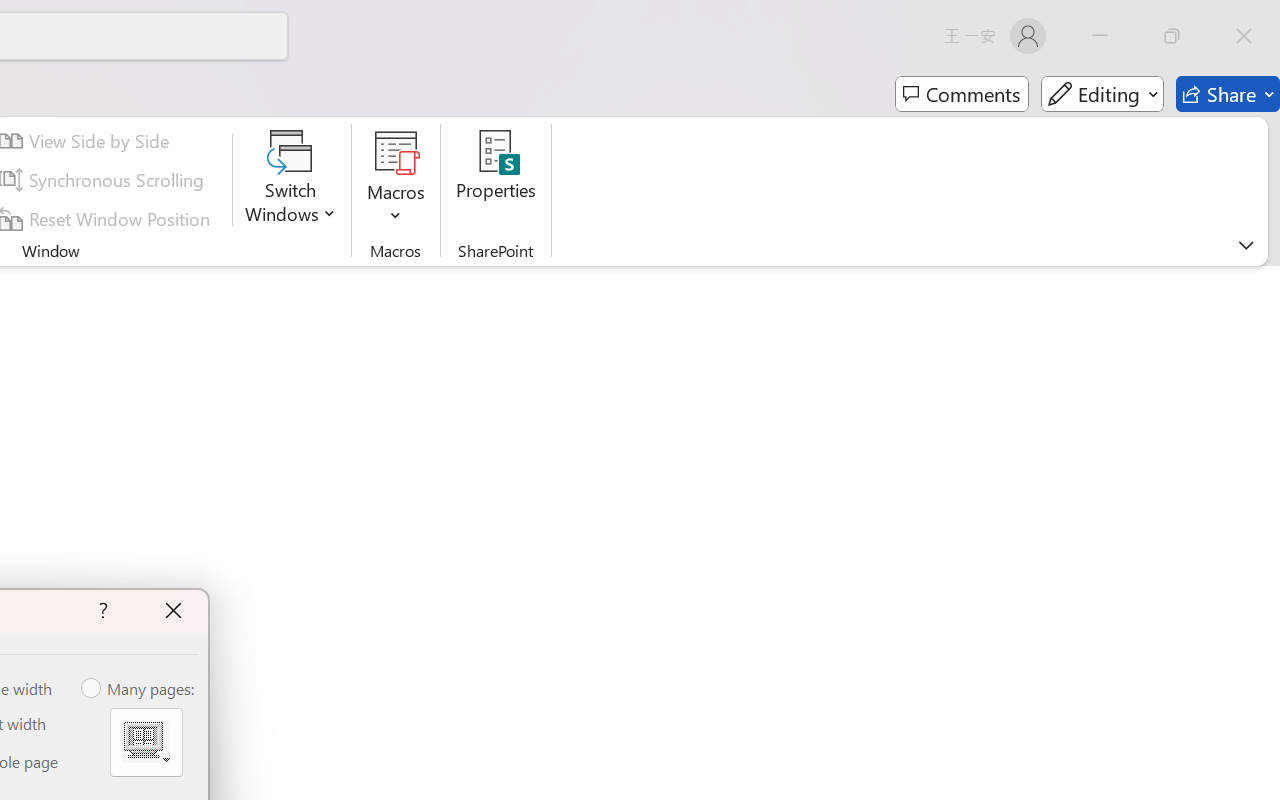  What do you see at coordinates (1172, 35) in the screenshot?
I see `'Restore Down'` at bounding box center [1172, 35].